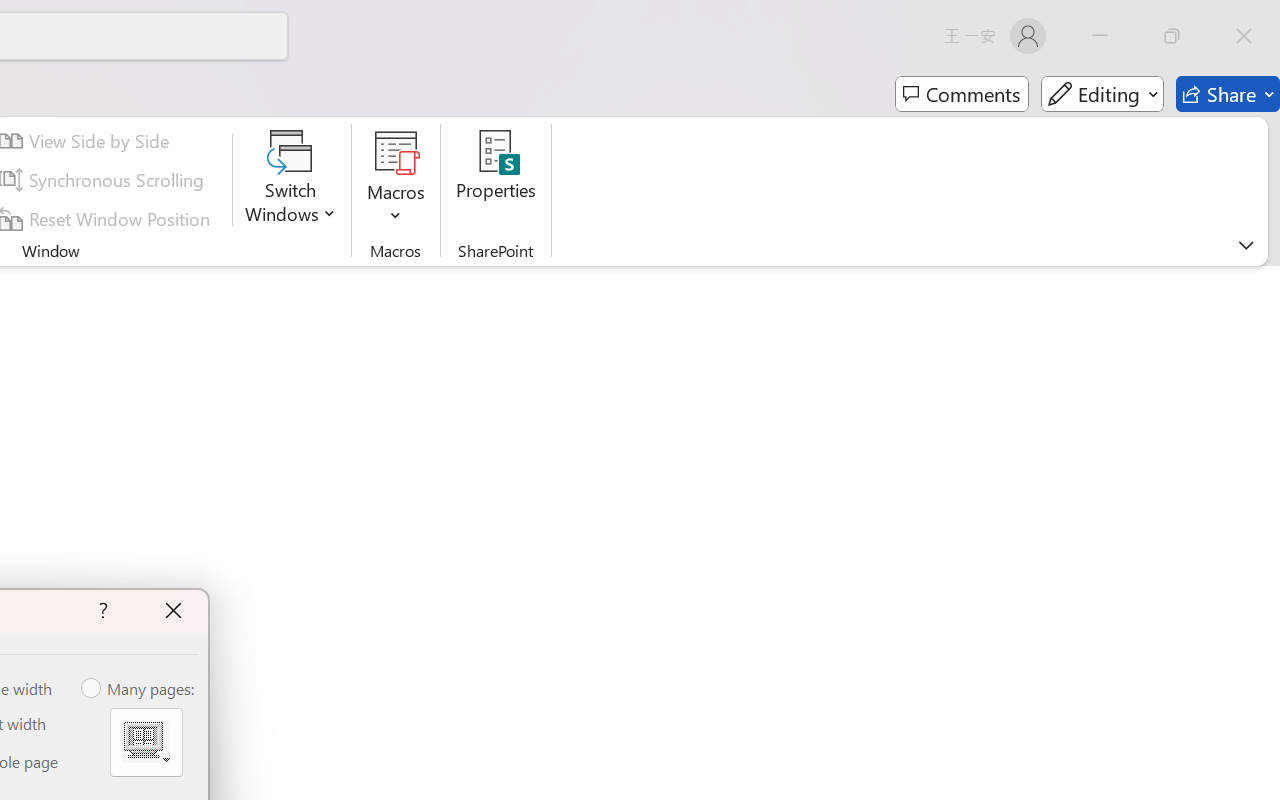  What do you see at coordinates (1172, 35) in the screenshot?
I see `'Restore Down'` at bounding box center [1172, 35].